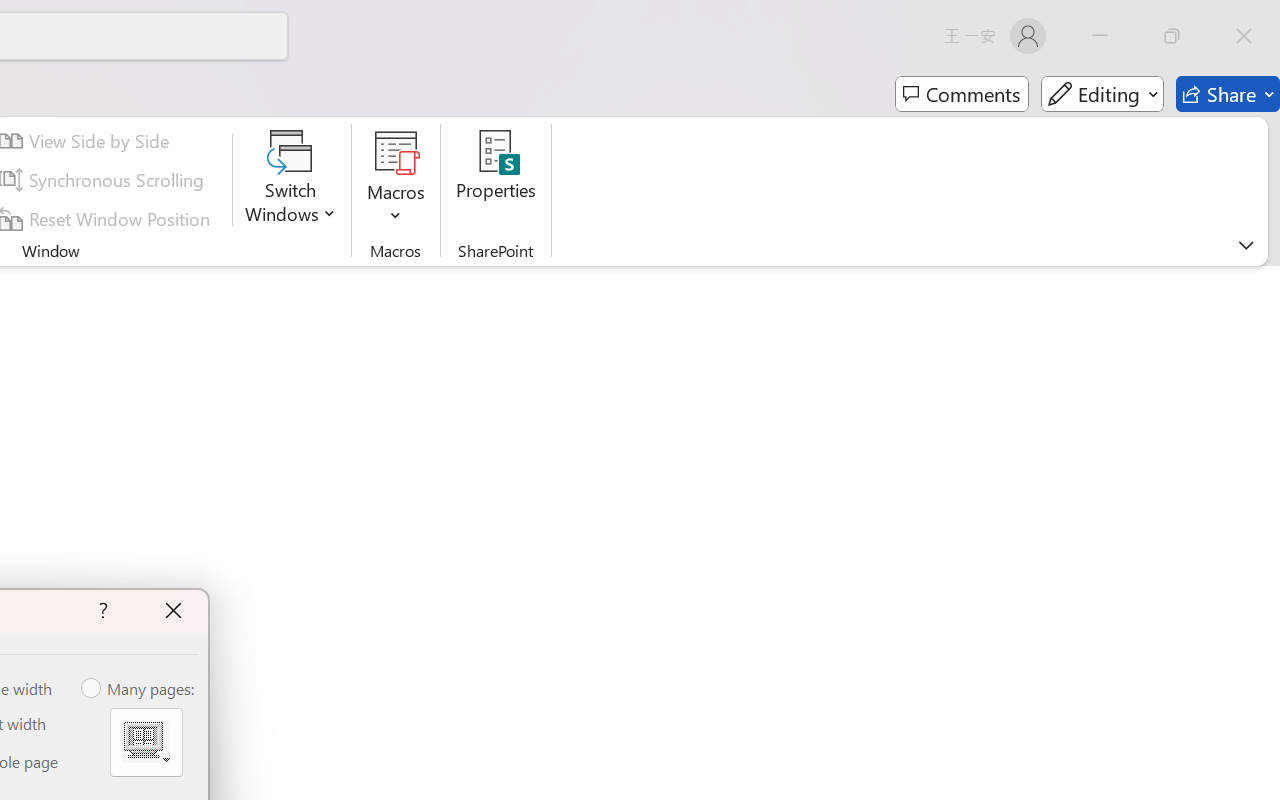  What do you see at coordinates (1172, 35) in the screenshot?
I see `'Restore Down'` at bounding box center [1172, 35].